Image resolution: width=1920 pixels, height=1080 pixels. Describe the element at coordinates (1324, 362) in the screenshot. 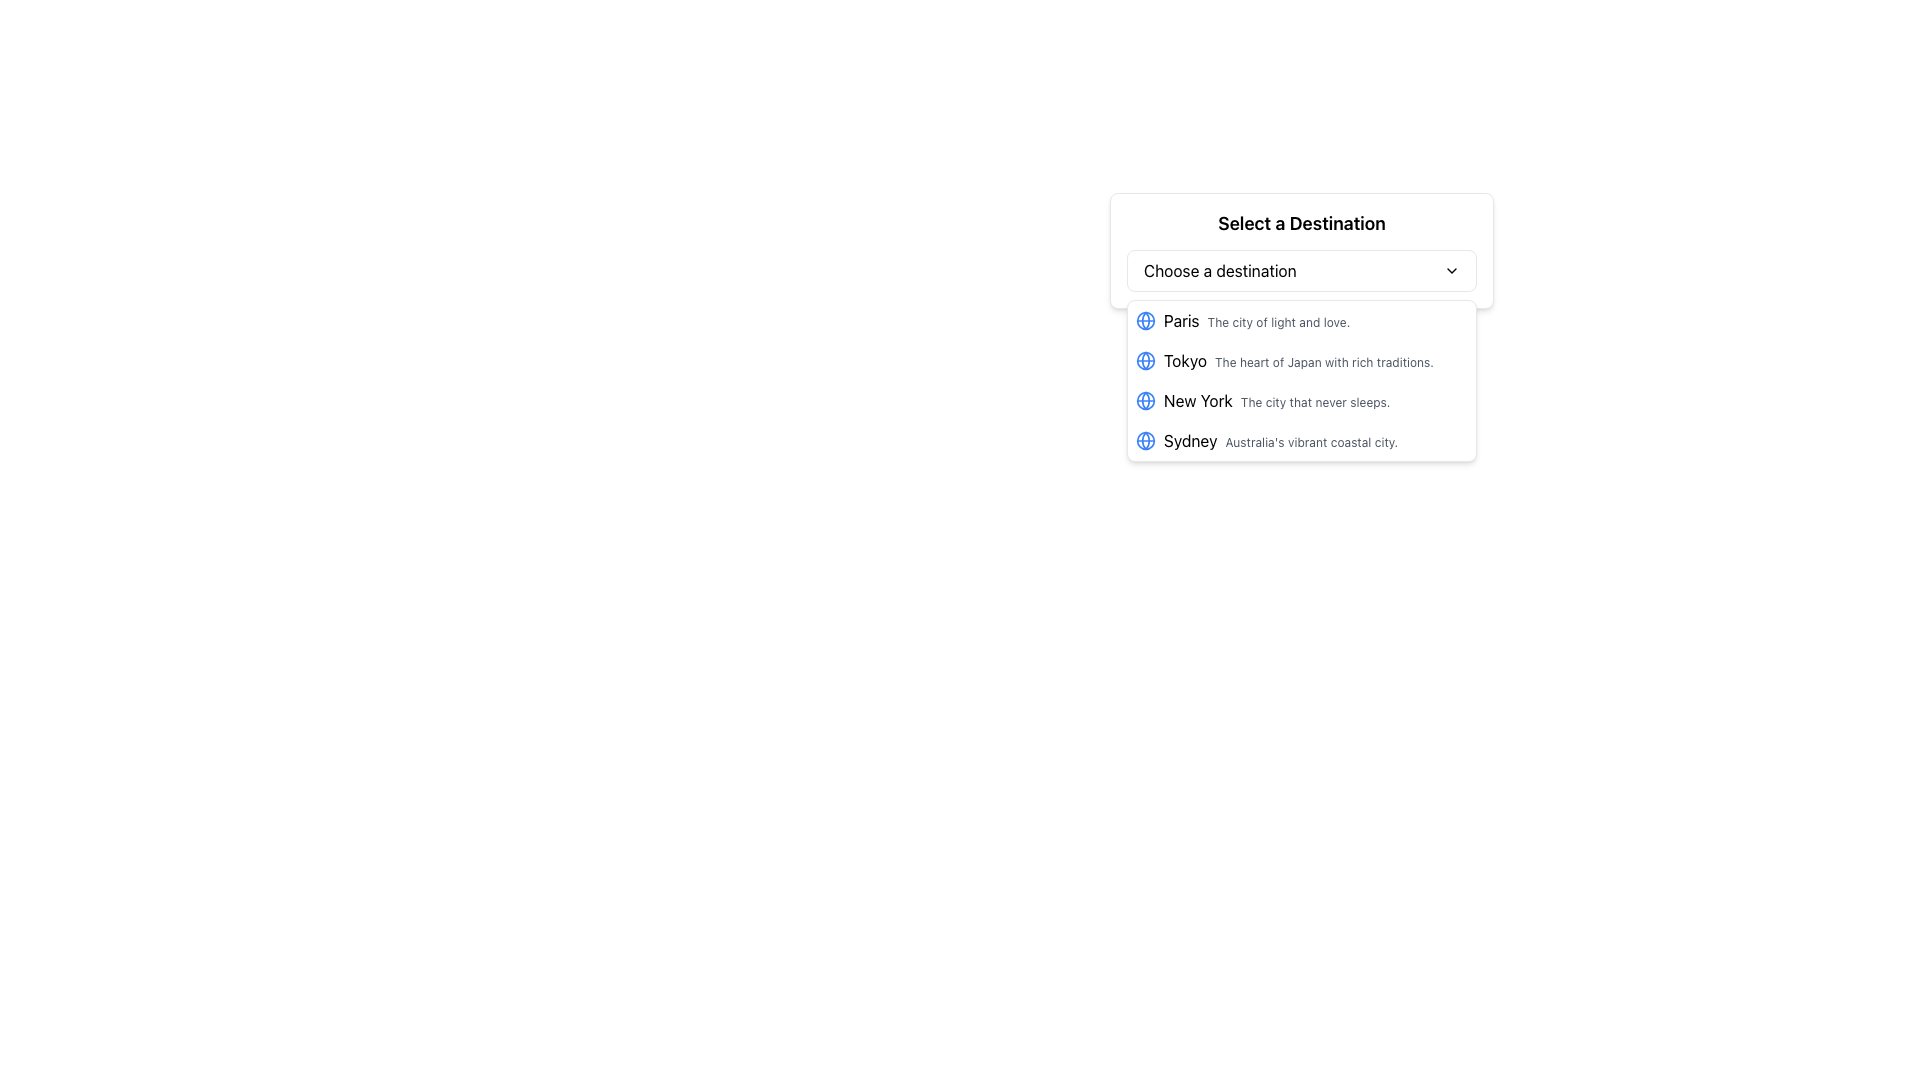

I see `the descriptive text element located in the dropdown list under the 'Tokyo' destination, immediately below the title 'Tokyo.'` at that location.